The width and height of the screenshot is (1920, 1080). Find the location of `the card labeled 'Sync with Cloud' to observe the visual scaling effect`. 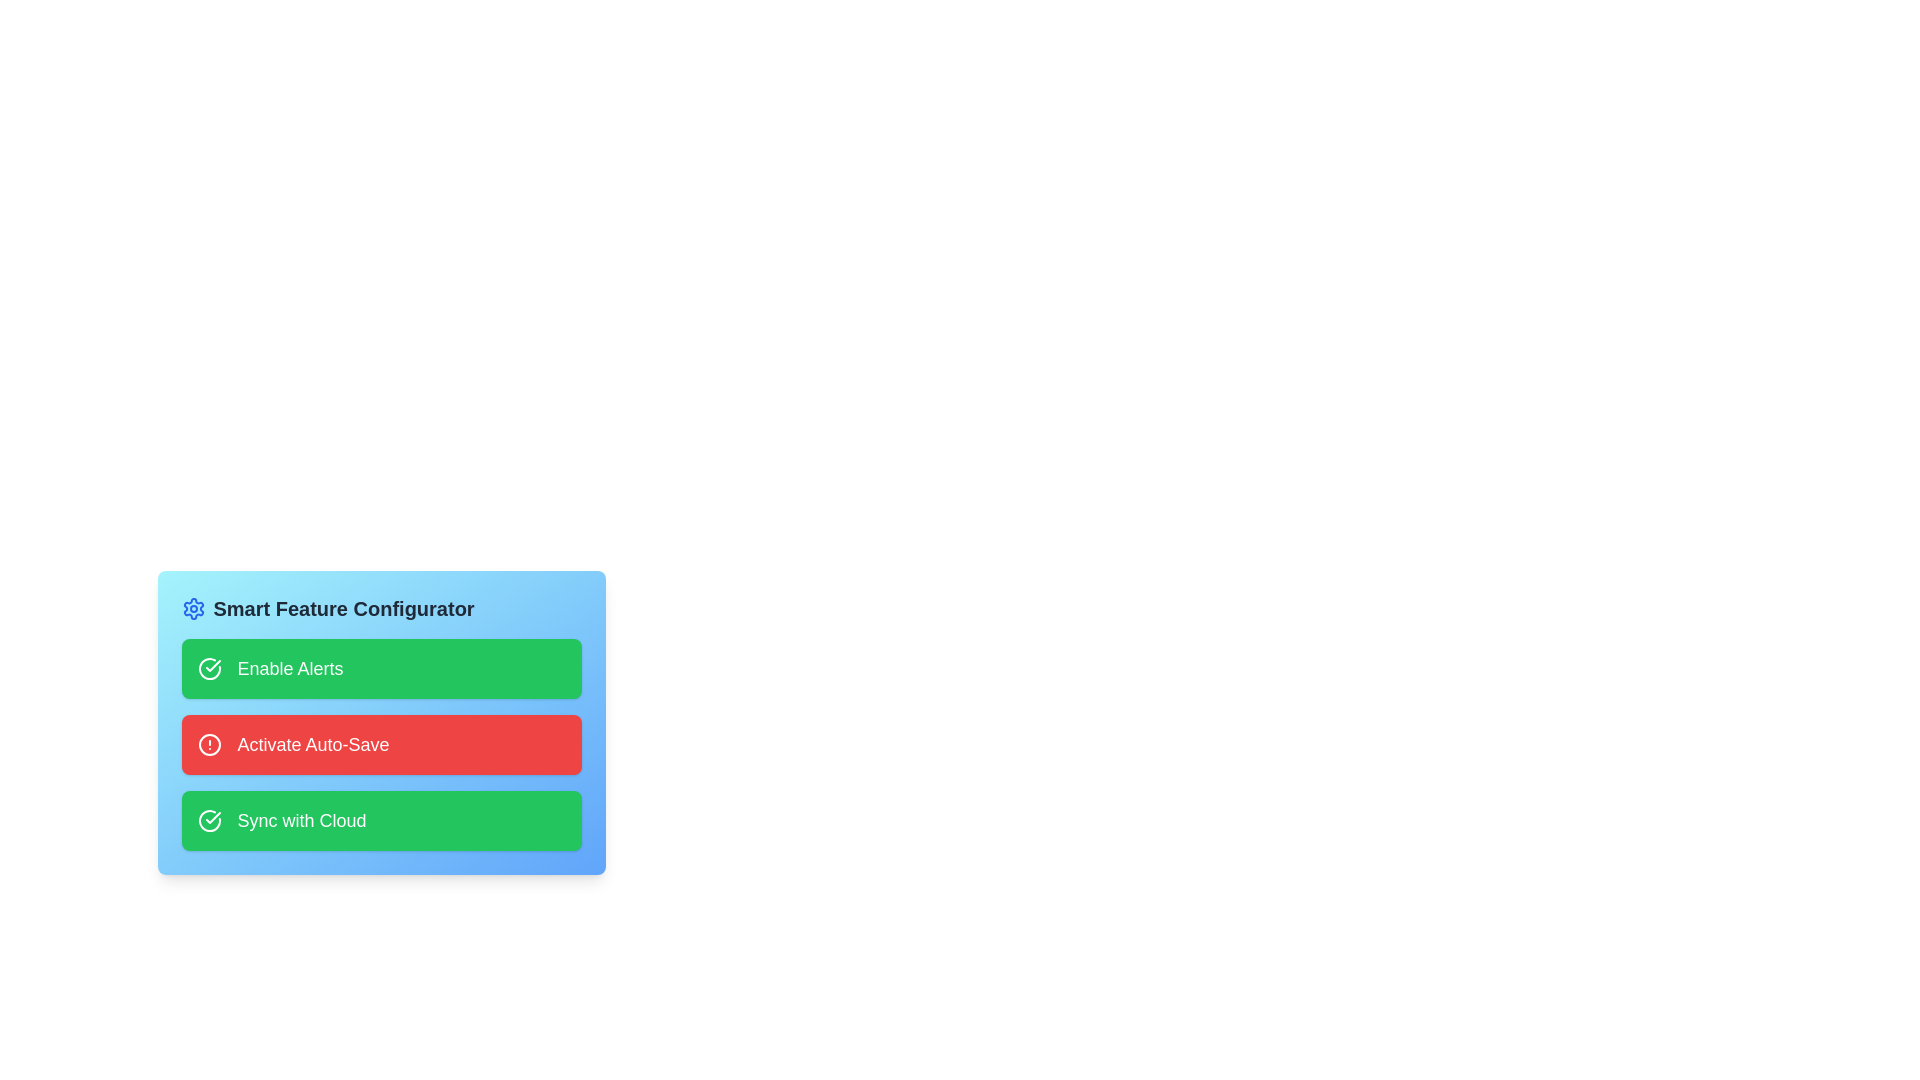

the card labeled 'Sync with Cloud' to observe the visual scaling effect is located at coordinates (381, 821).